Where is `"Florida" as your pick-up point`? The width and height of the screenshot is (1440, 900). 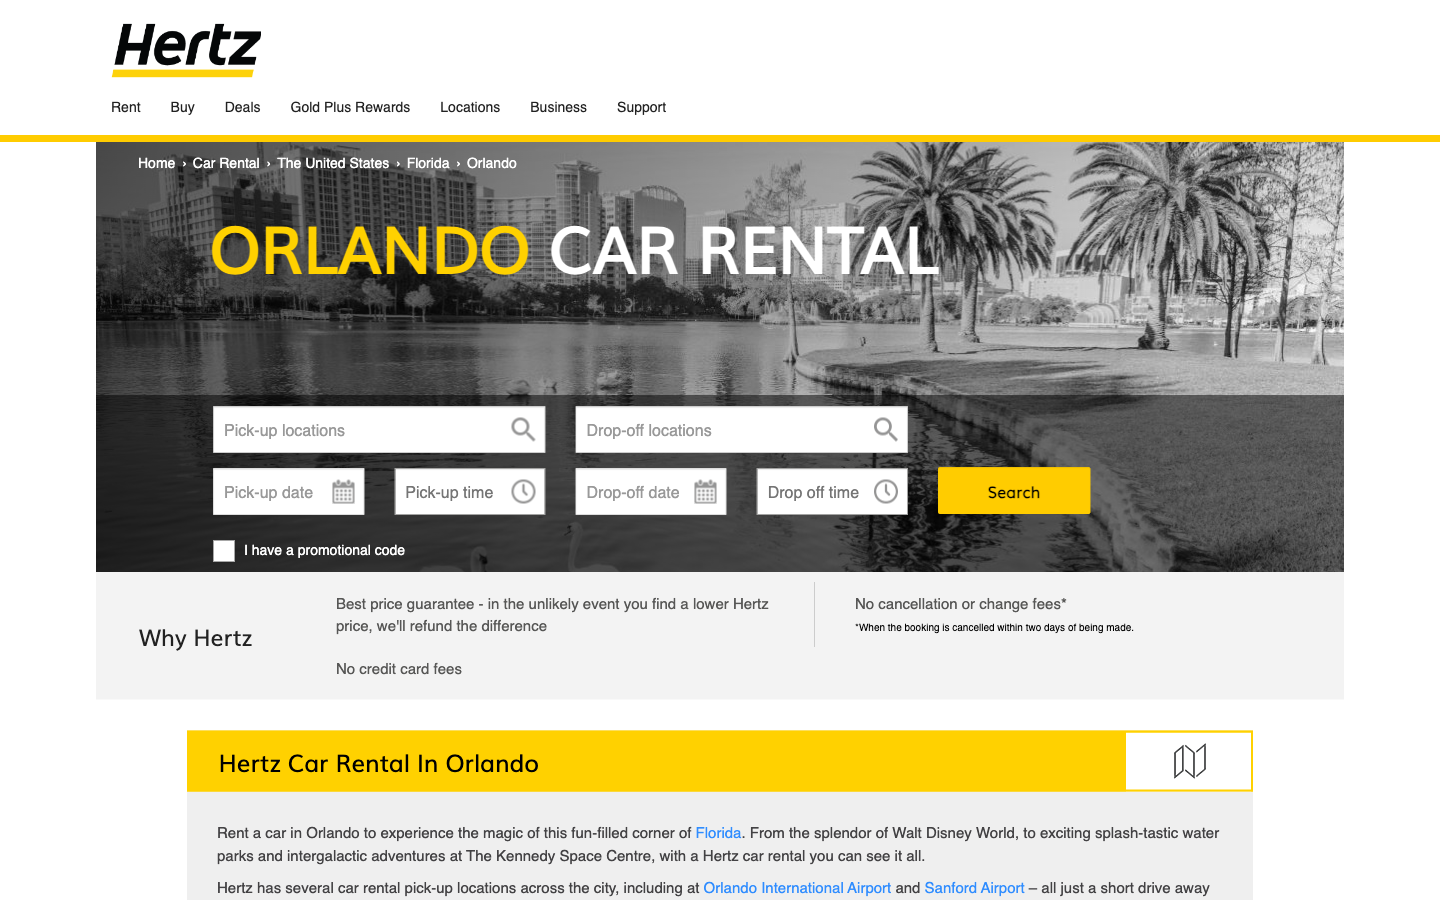 "Florida" as your pick-up point is located at coordinates (378, 429).